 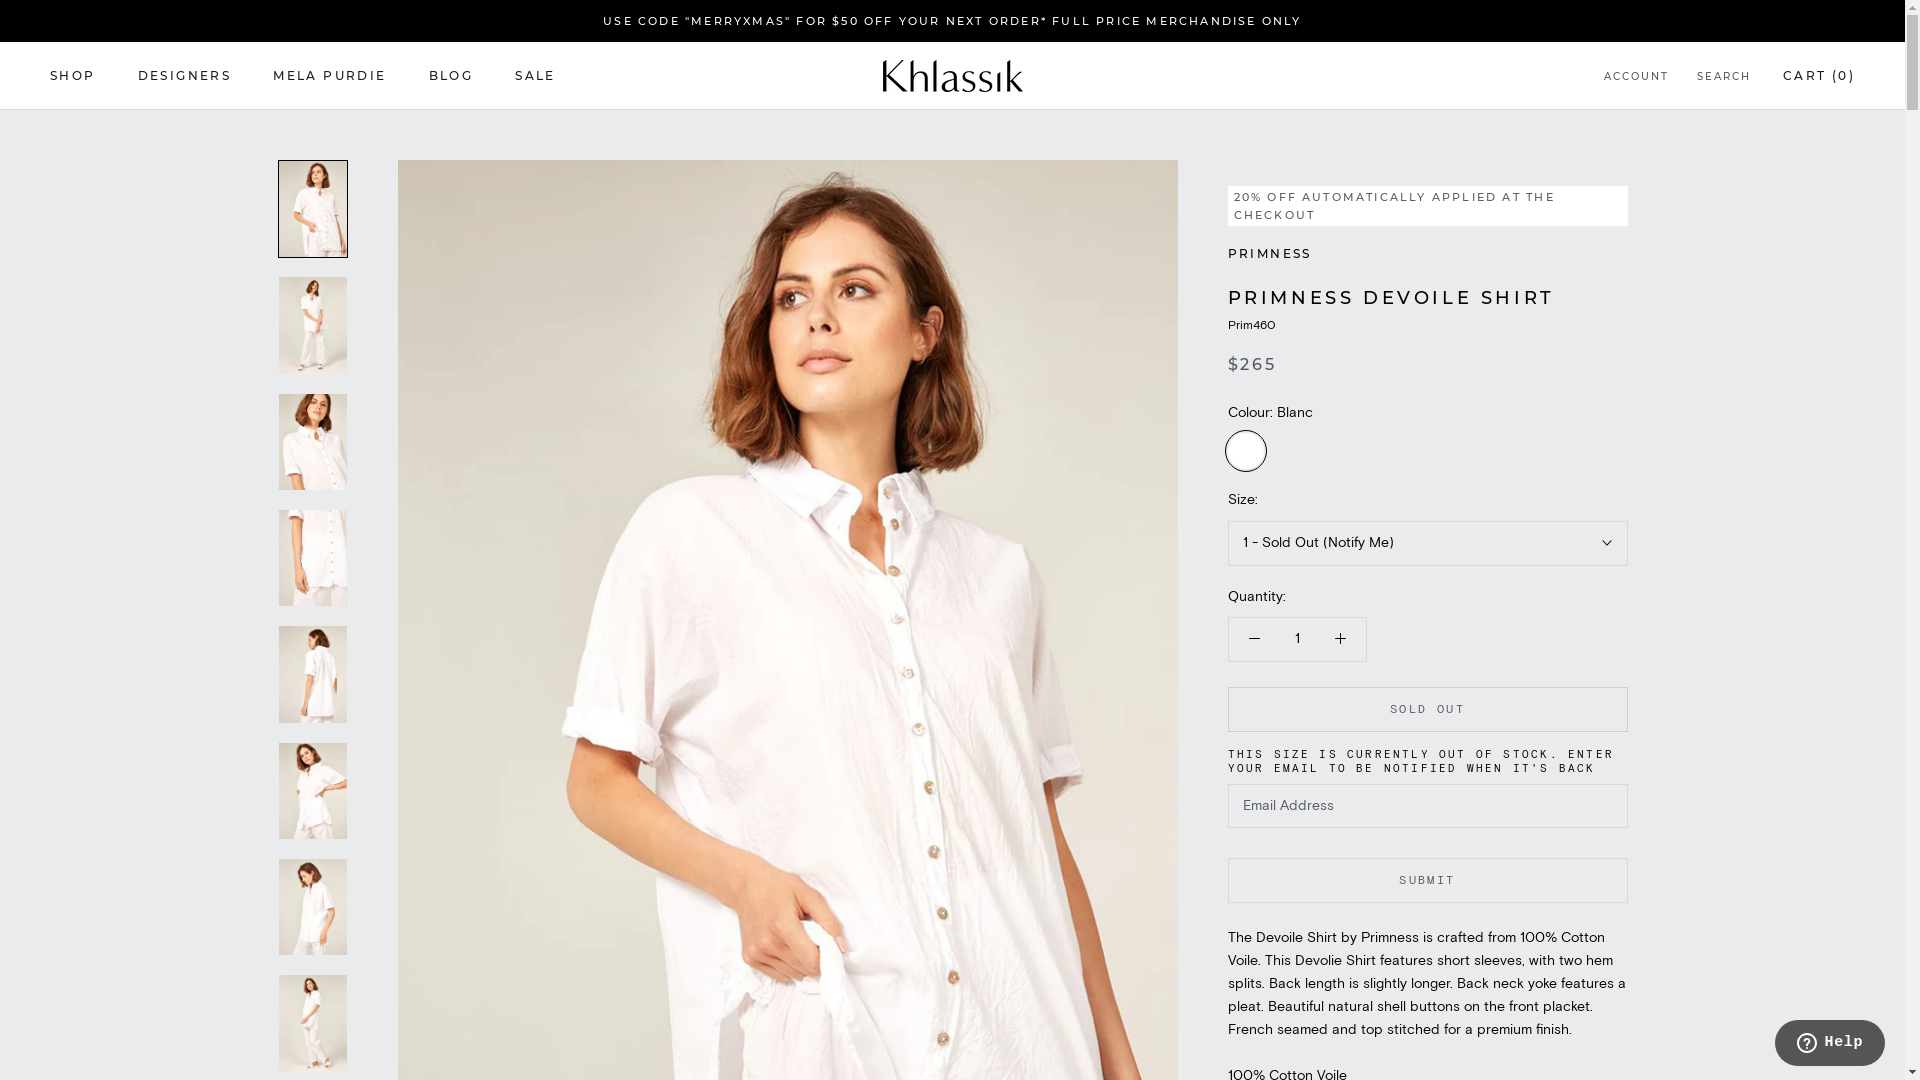 I want to click on 'SHOP, so click(x=72, y=74).